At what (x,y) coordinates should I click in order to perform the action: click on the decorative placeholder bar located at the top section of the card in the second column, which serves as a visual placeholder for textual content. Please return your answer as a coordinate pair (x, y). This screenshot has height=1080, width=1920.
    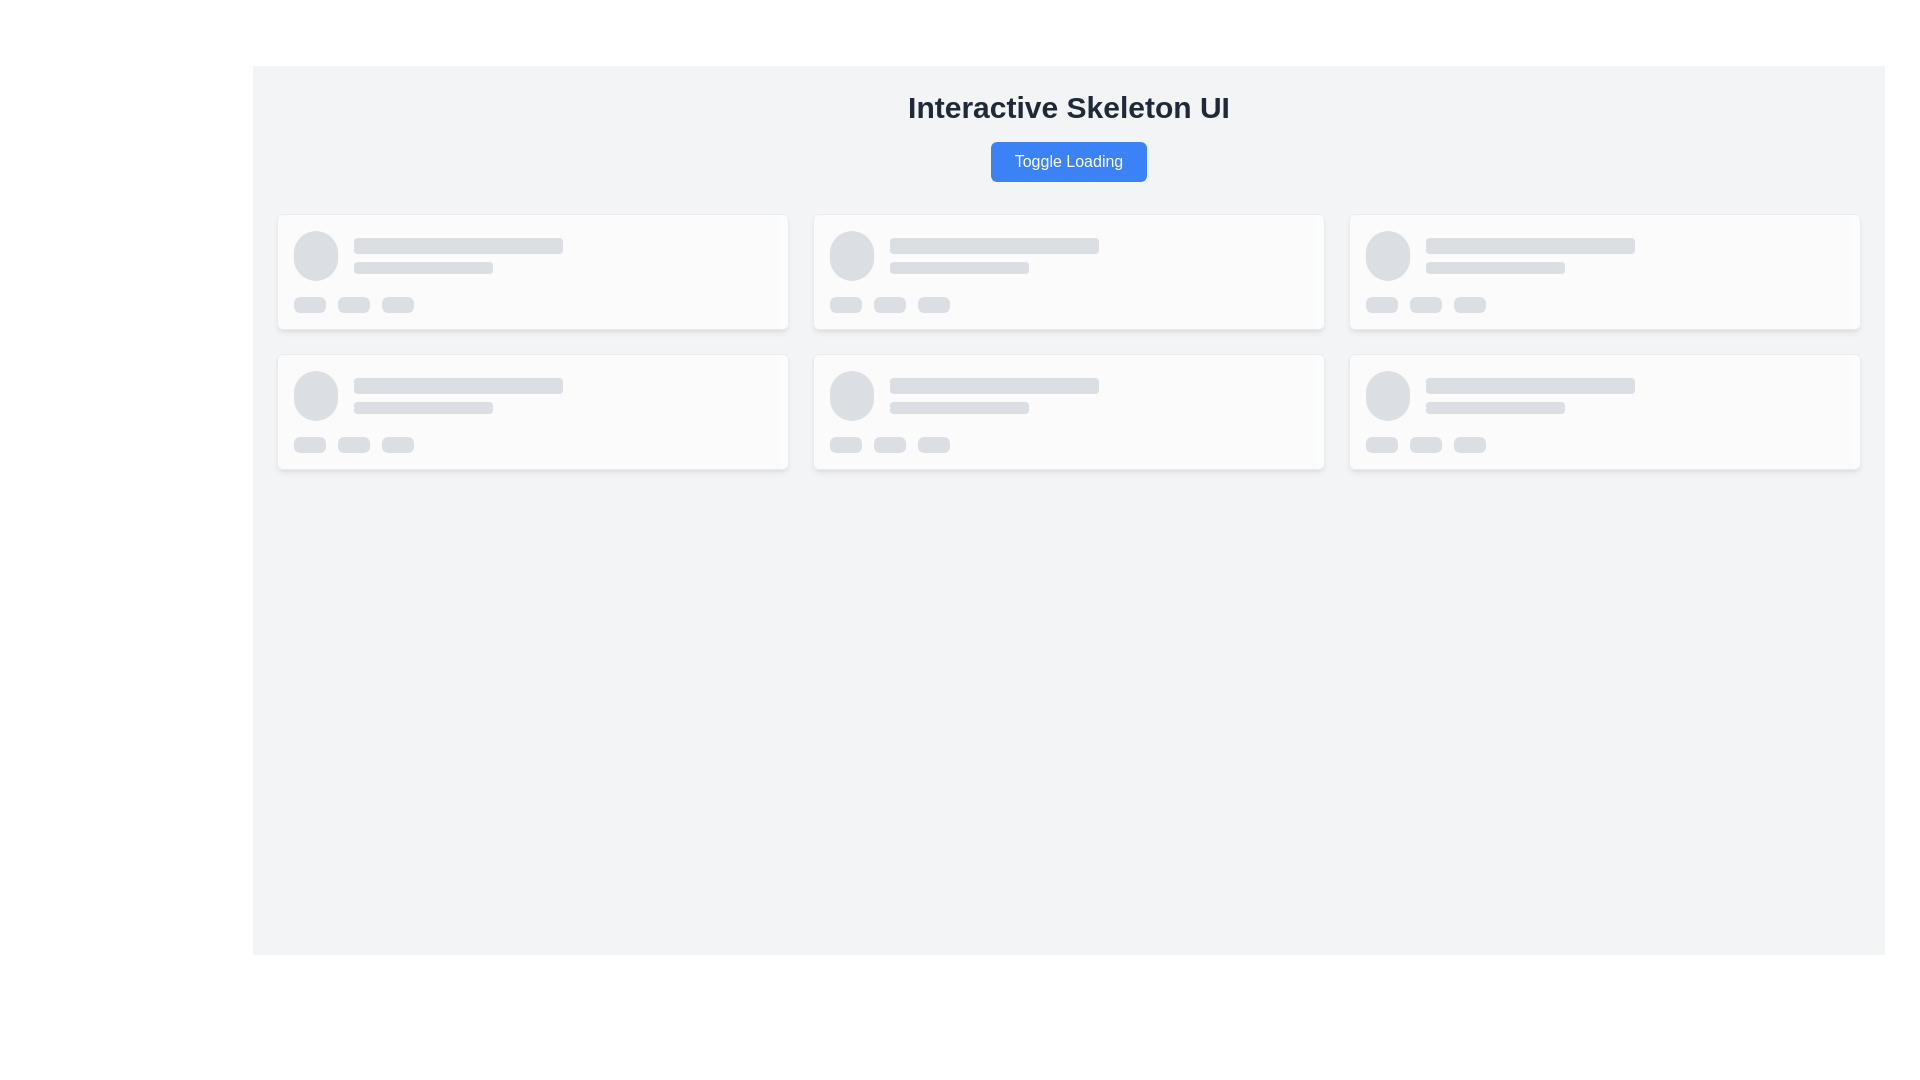
    Looking at the image, I should click on (994, 245).